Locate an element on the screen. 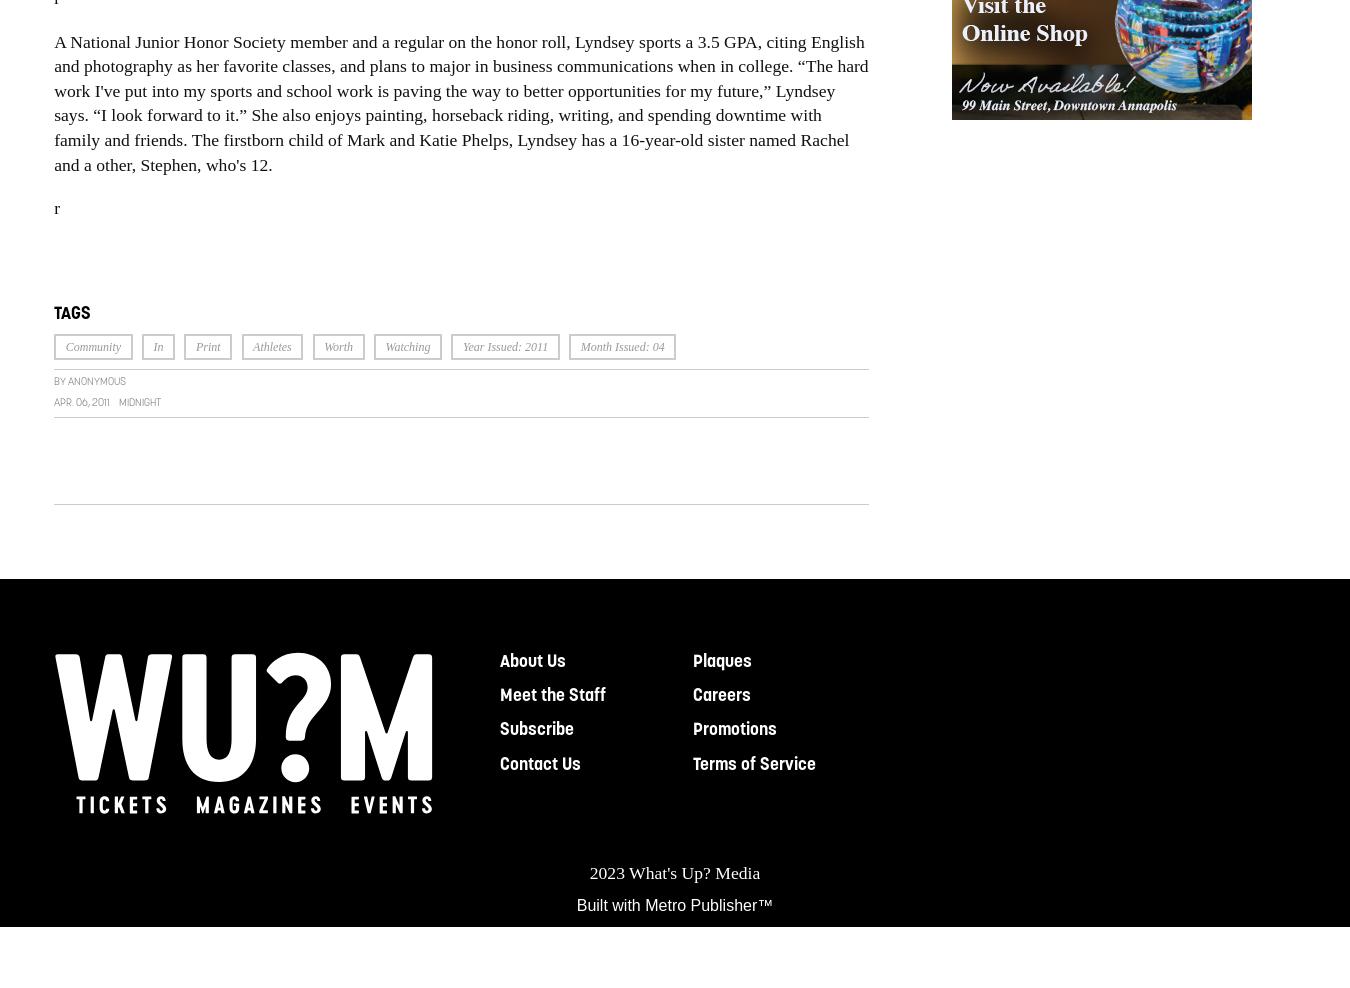 This screenshot has height=988, width=1350. 'Worth' is located at coordinates (338, 345).